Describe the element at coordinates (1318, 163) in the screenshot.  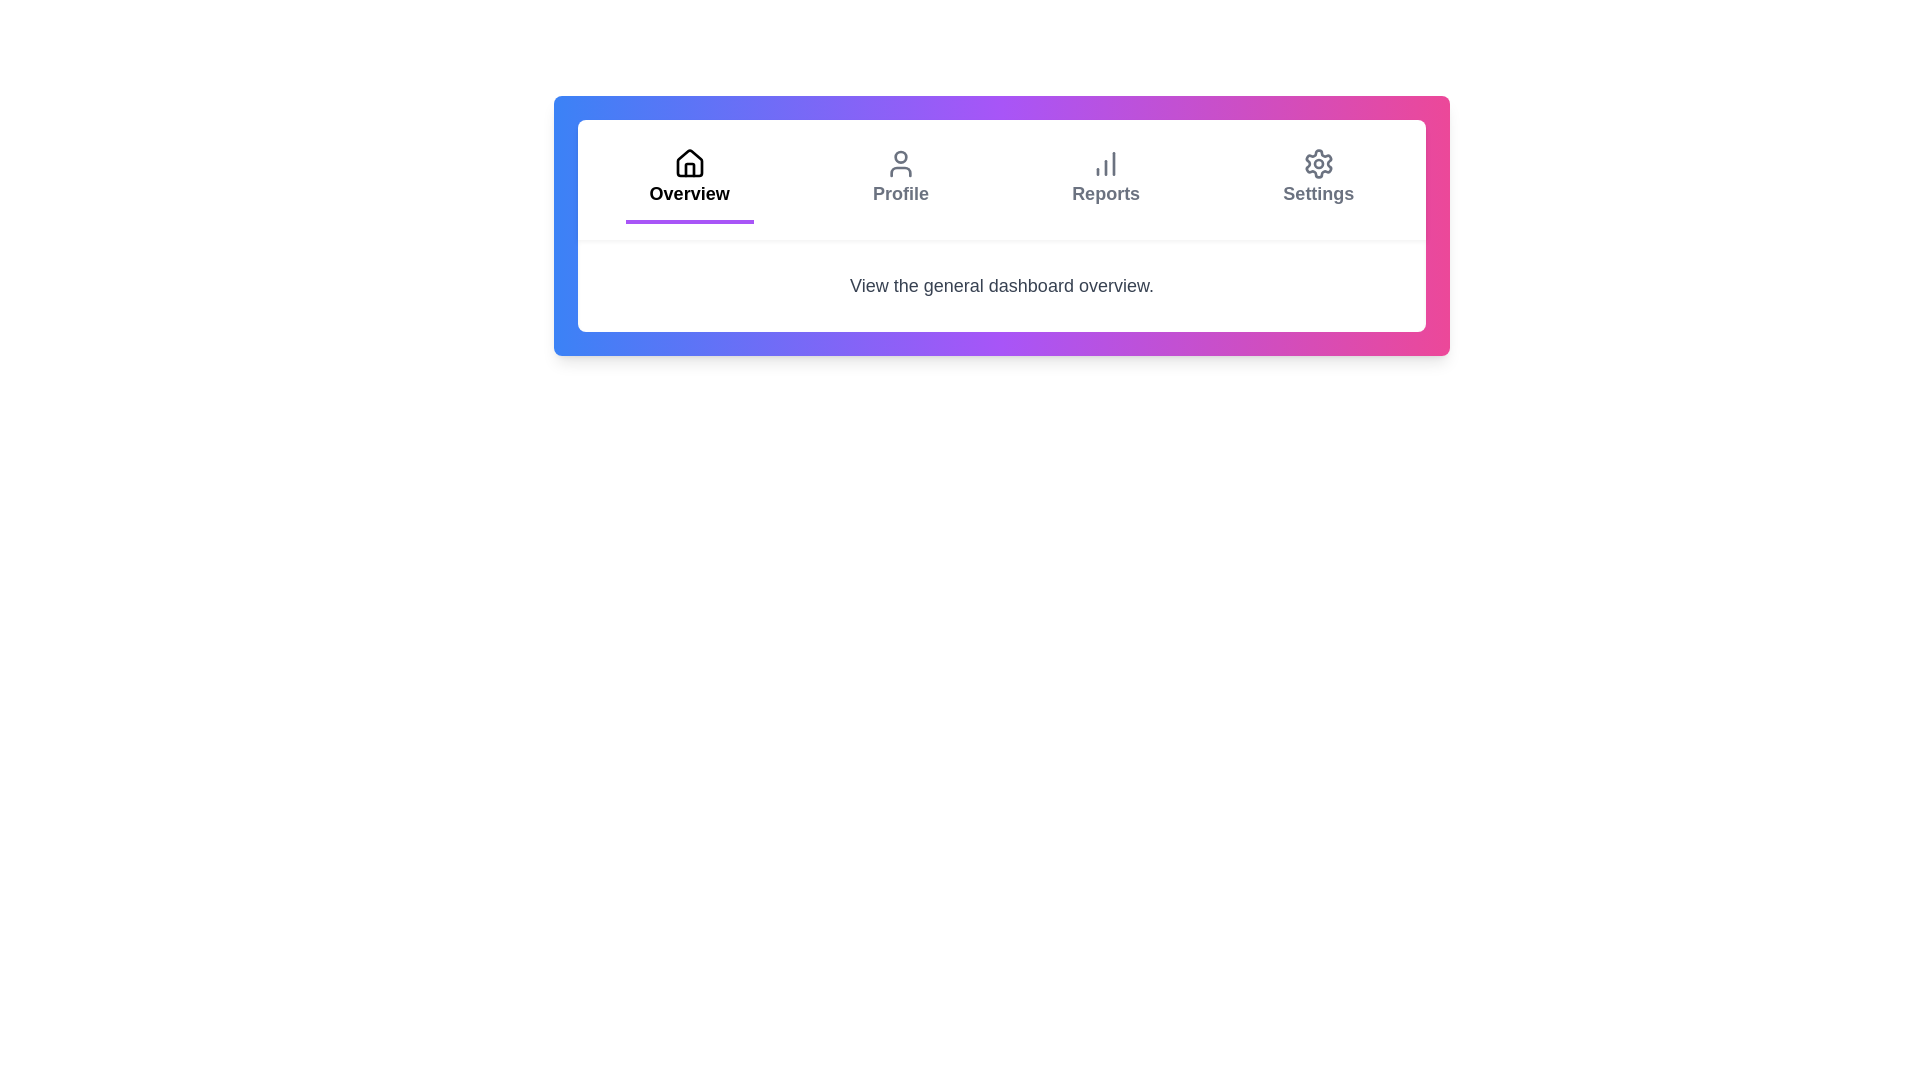
I see `the cogwheel-shaped icon representing settings in the top-right section of the navigation bar` at that location.